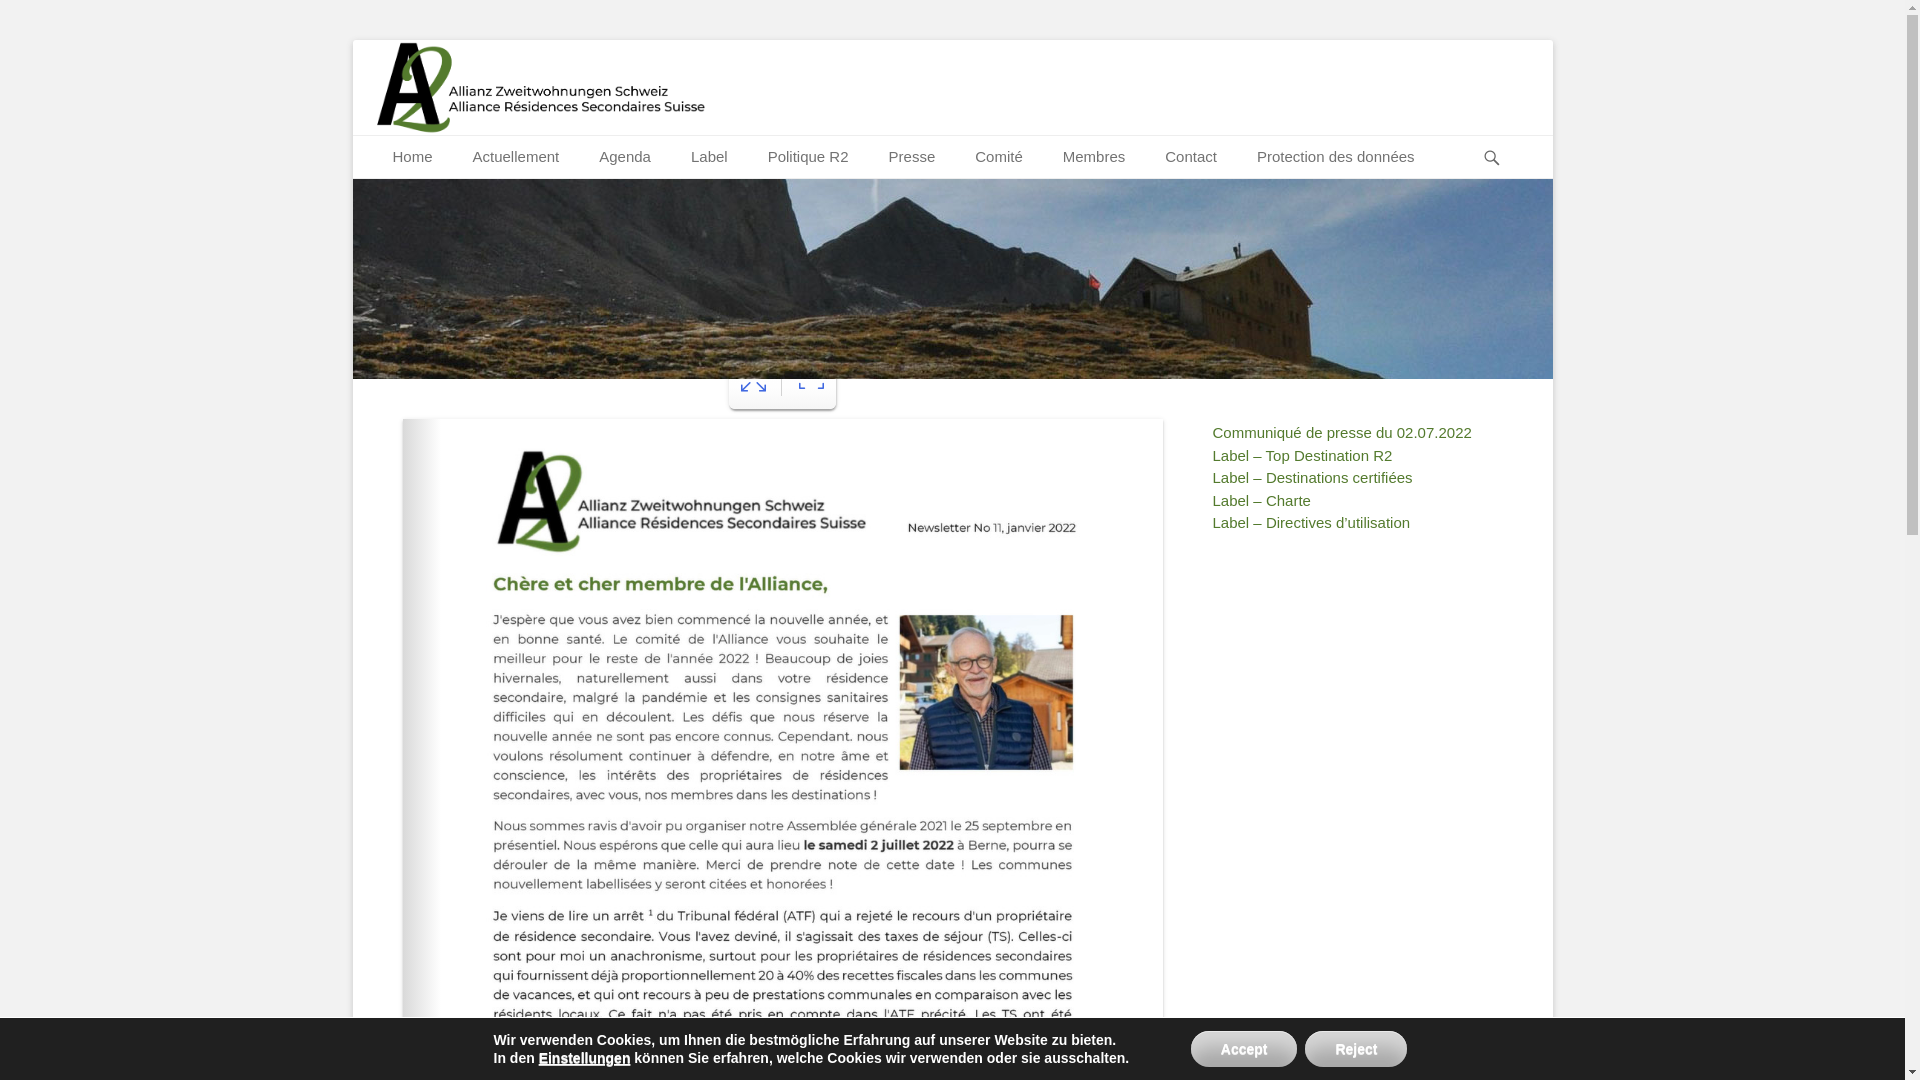 The height and width of the screenshot is (1080, 1920). I want to click on 'Label', so click(709, 156).